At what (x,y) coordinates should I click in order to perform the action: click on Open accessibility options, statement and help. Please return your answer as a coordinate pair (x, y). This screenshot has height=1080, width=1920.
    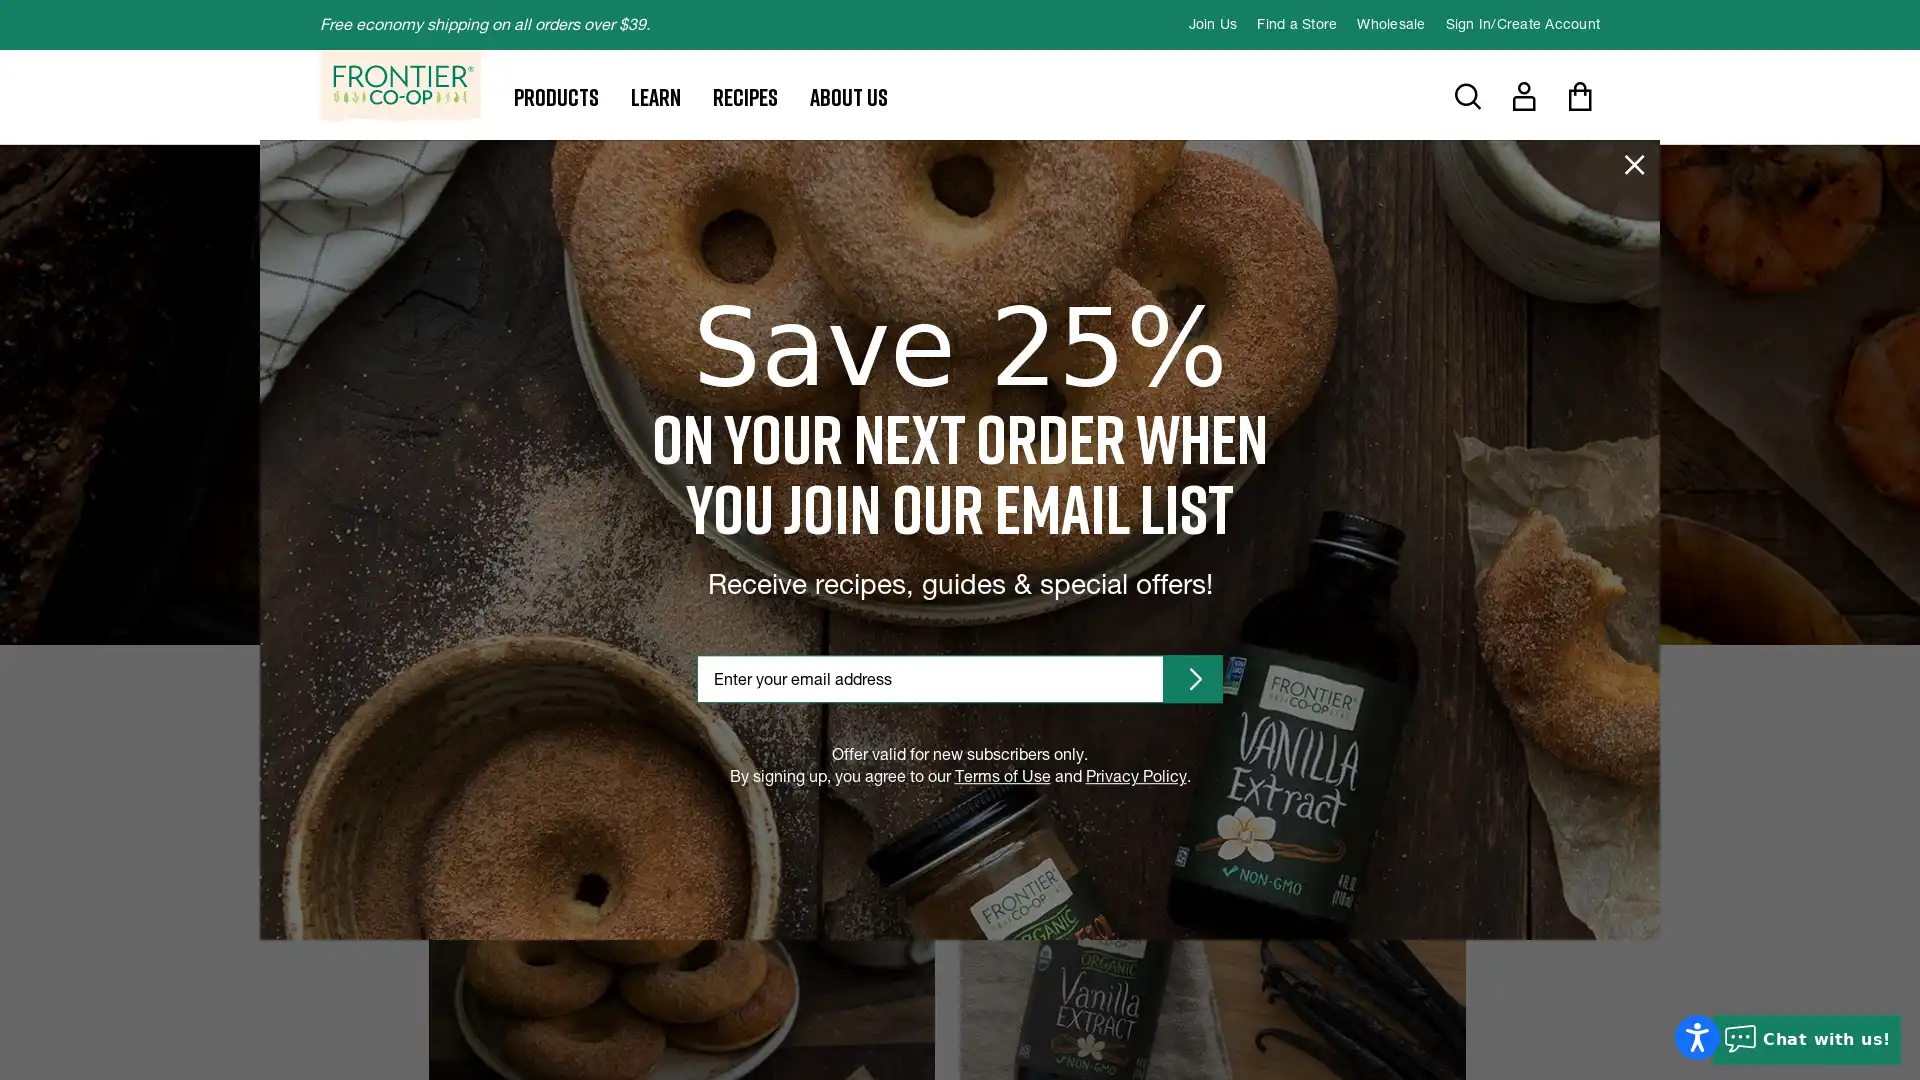
    Looking at the image, I should click on (1696, 1036).